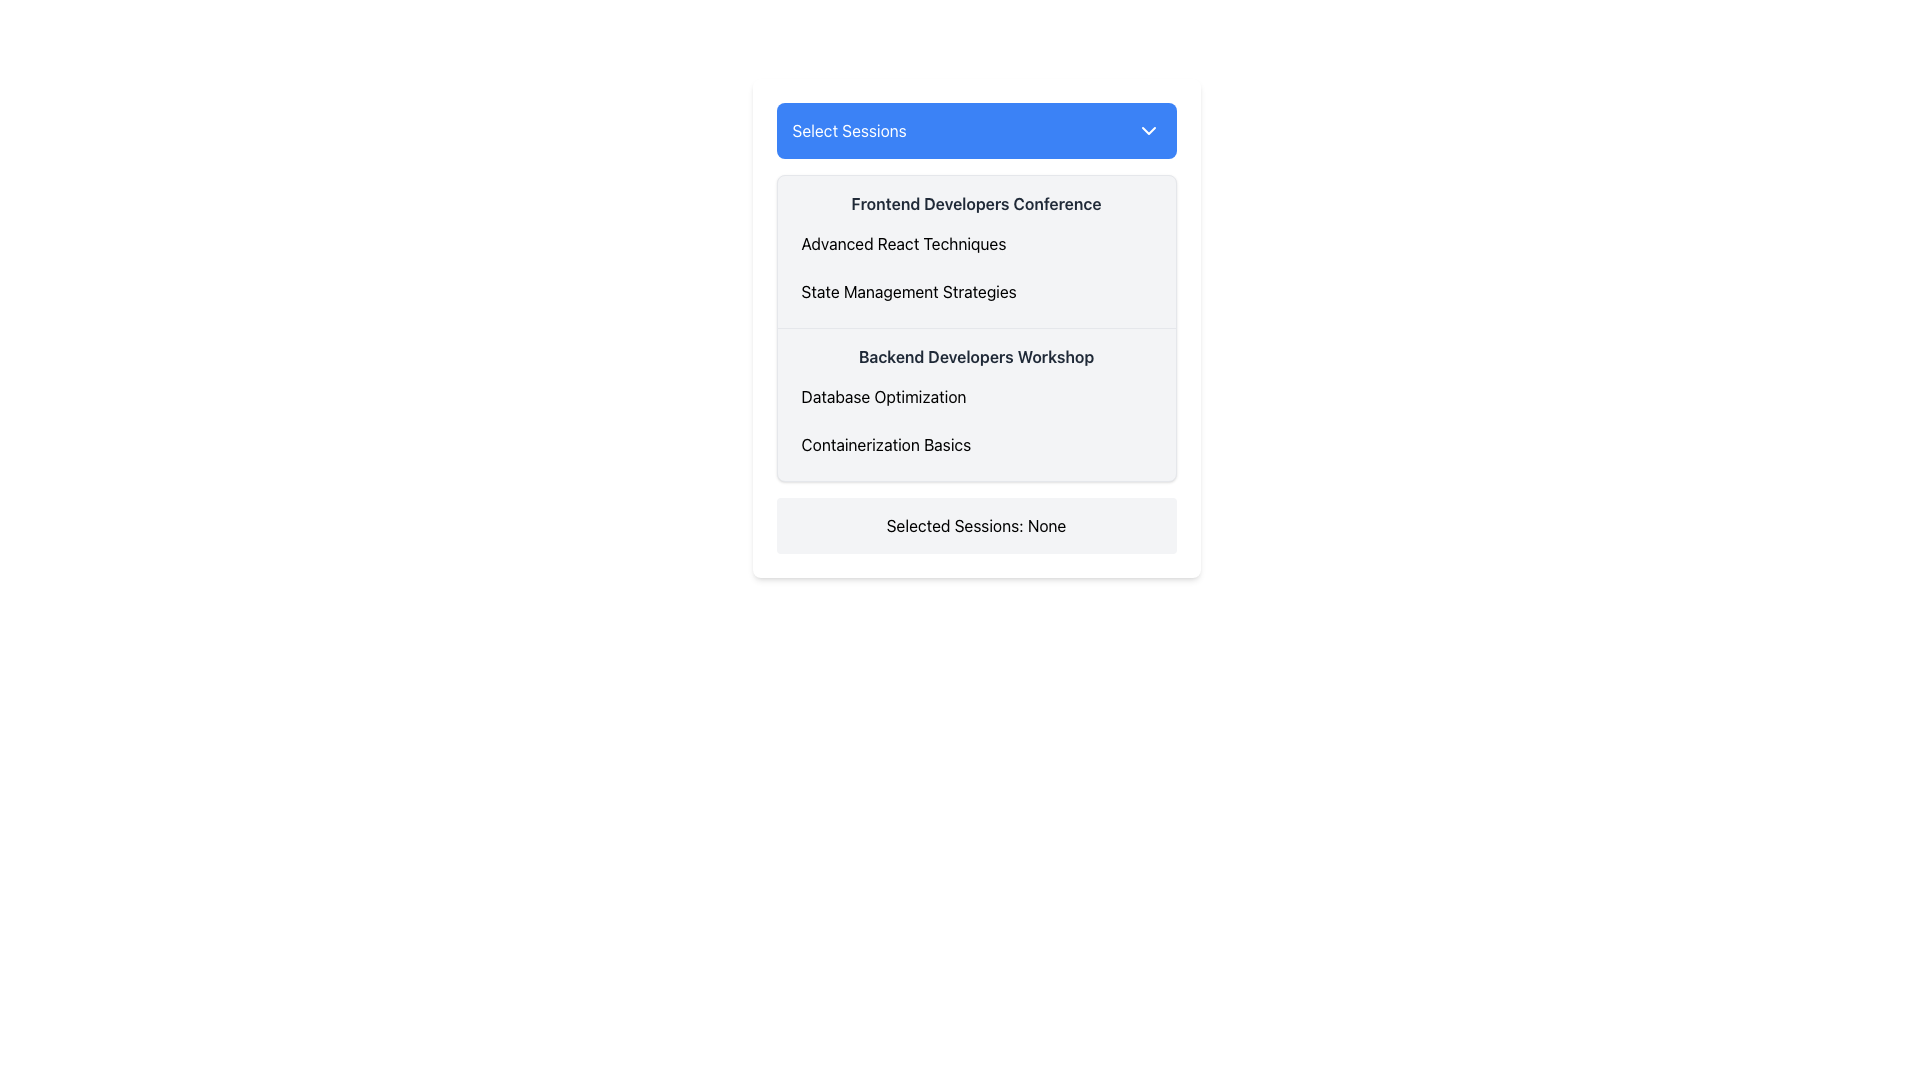  I want to click on the text display label indicating 'Backend Developers Workshop', which is styled in bold font and located in the list of session titles, so click(976, 356).